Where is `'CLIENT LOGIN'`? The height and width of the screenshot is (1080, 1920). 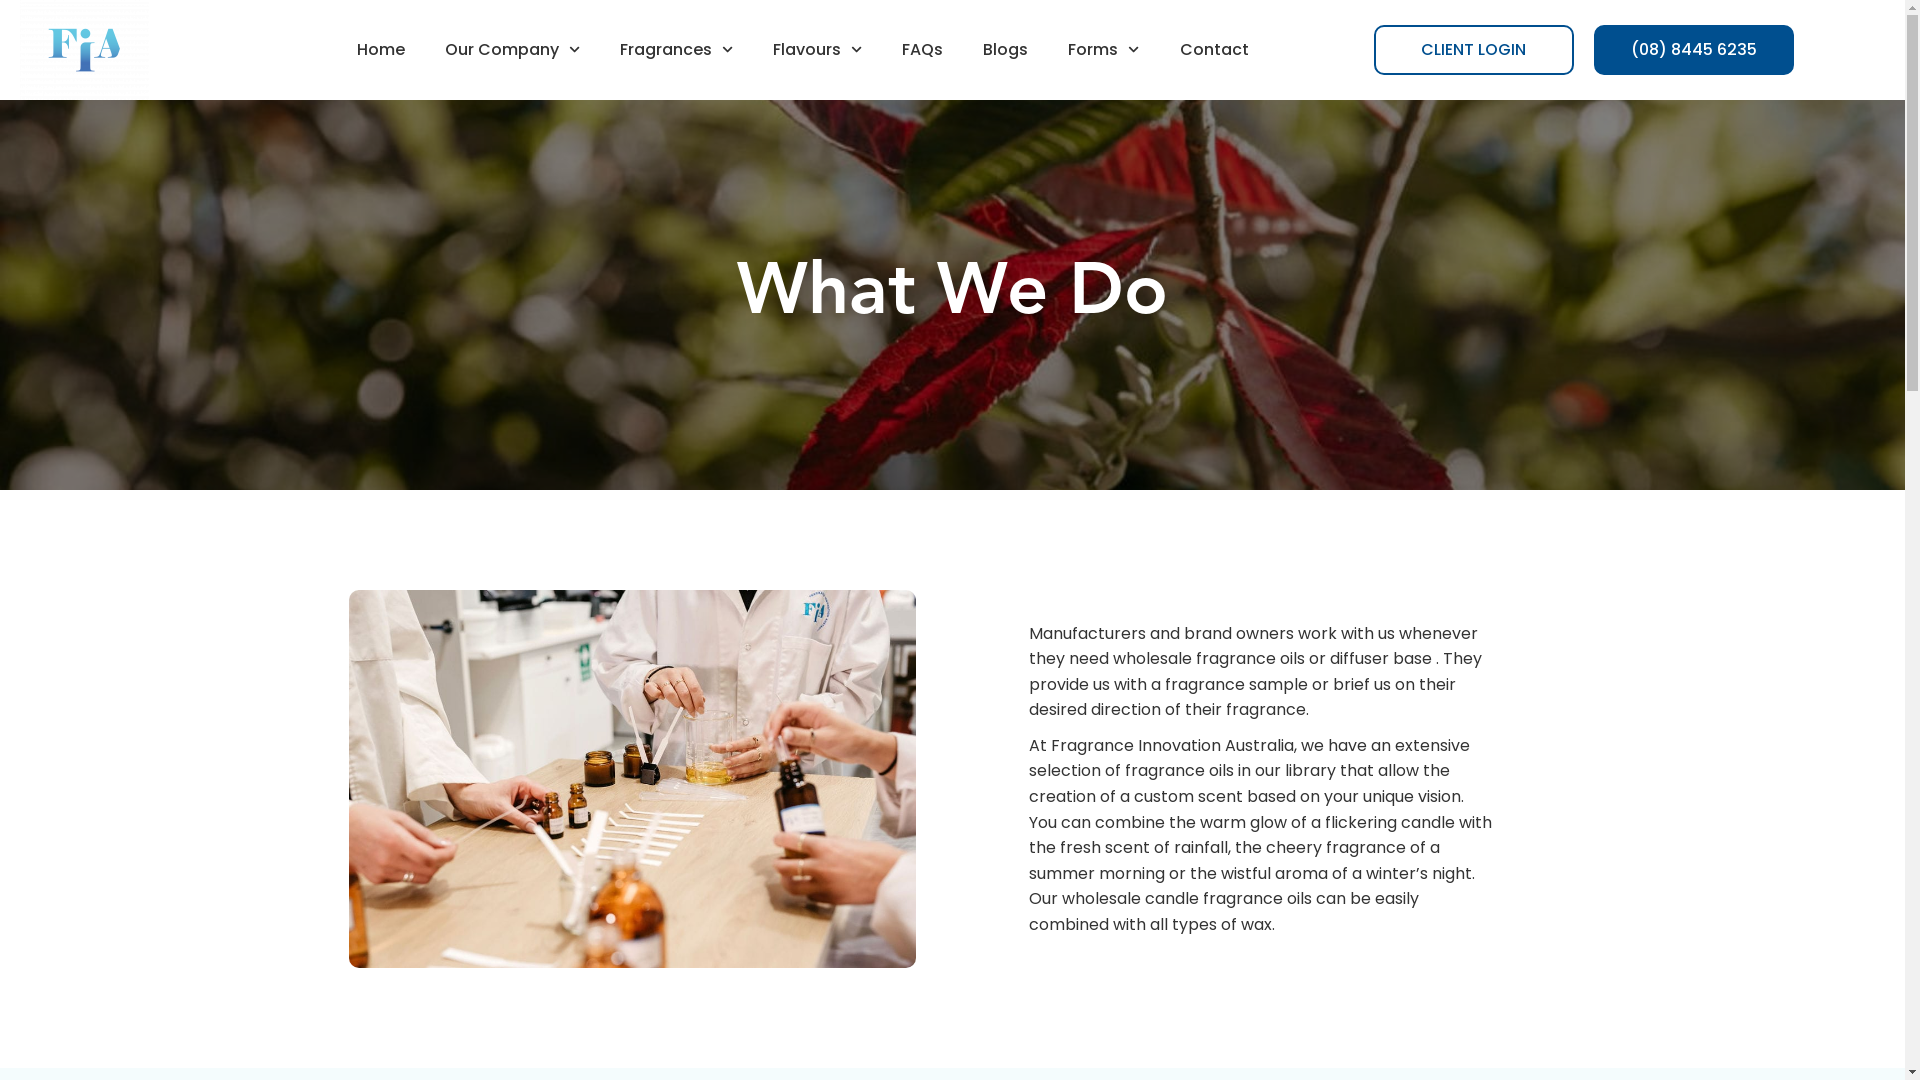
'CLIENT LOGIN' is located at coordinates (1473, 49).